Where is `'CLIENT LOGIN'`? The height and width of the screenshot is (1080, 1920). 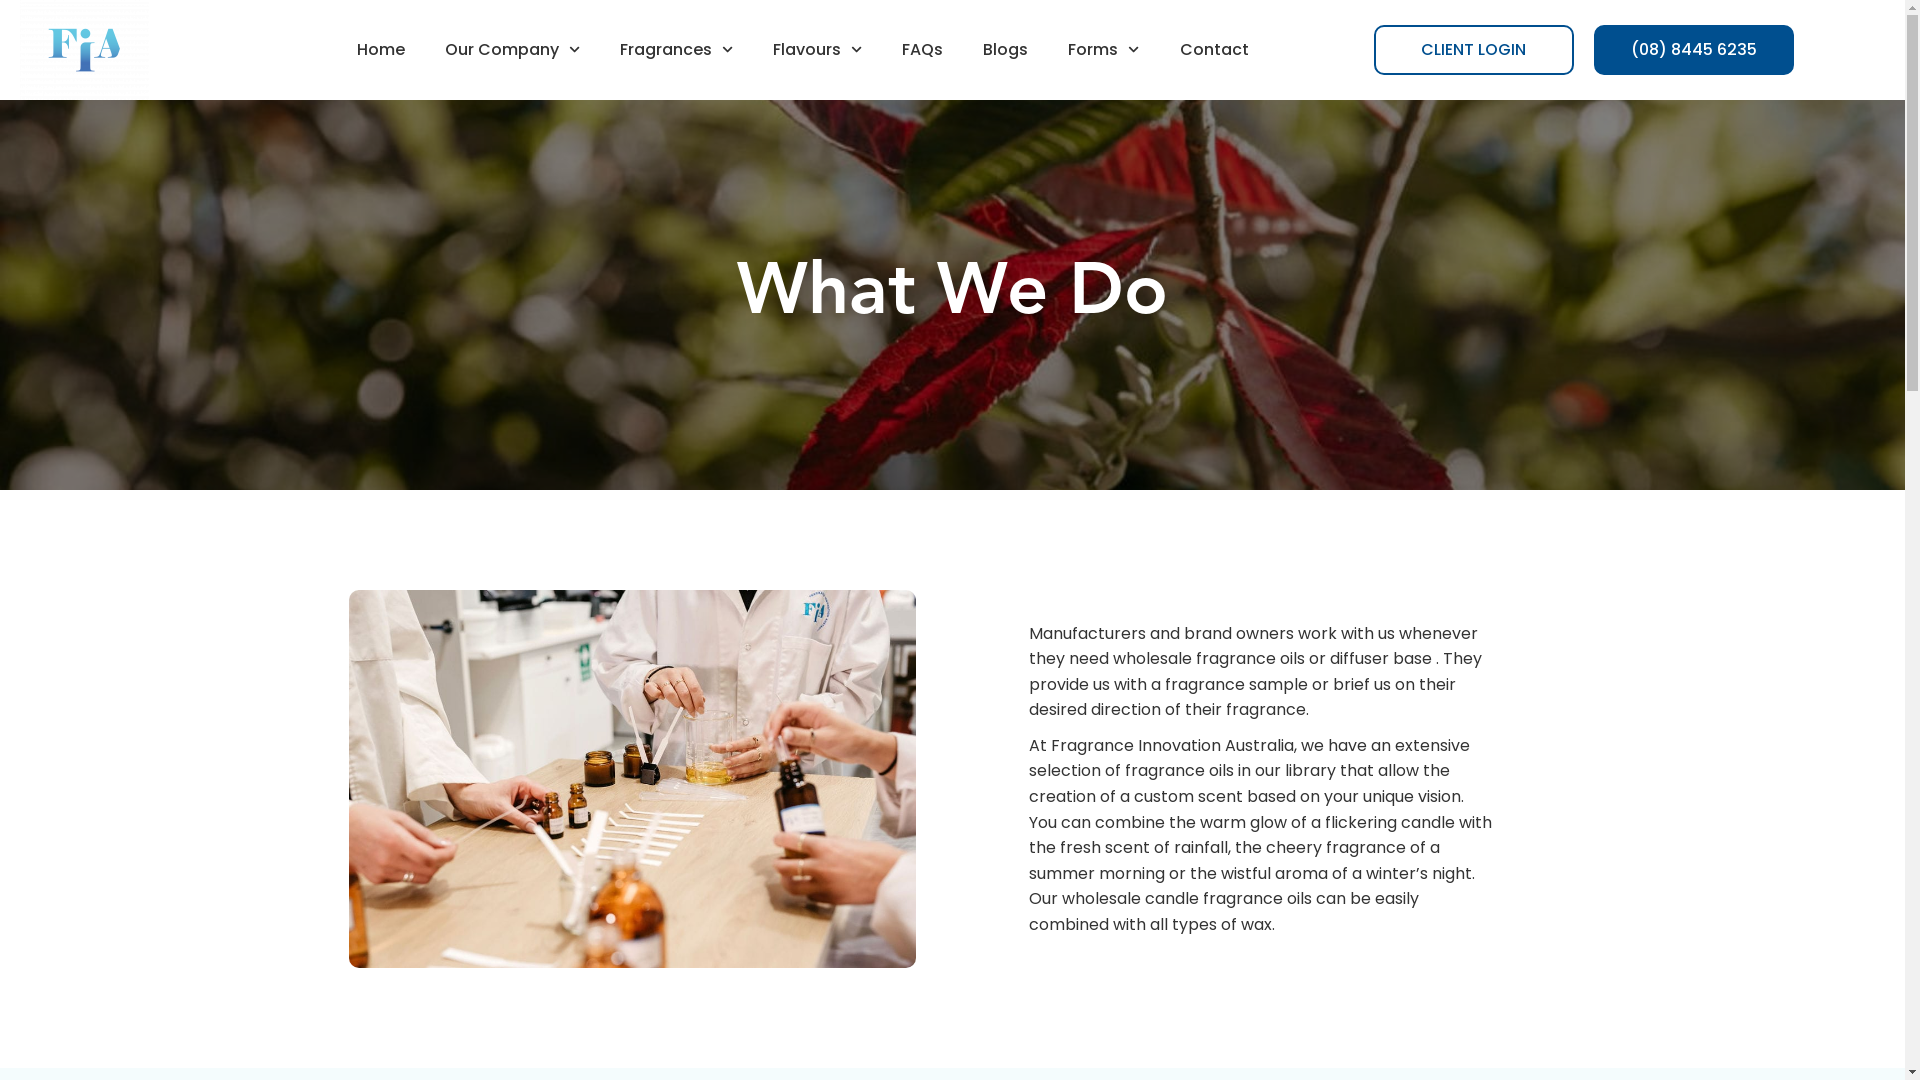
'CLIENT LOGIN' is located at coordinates (1473, 49).